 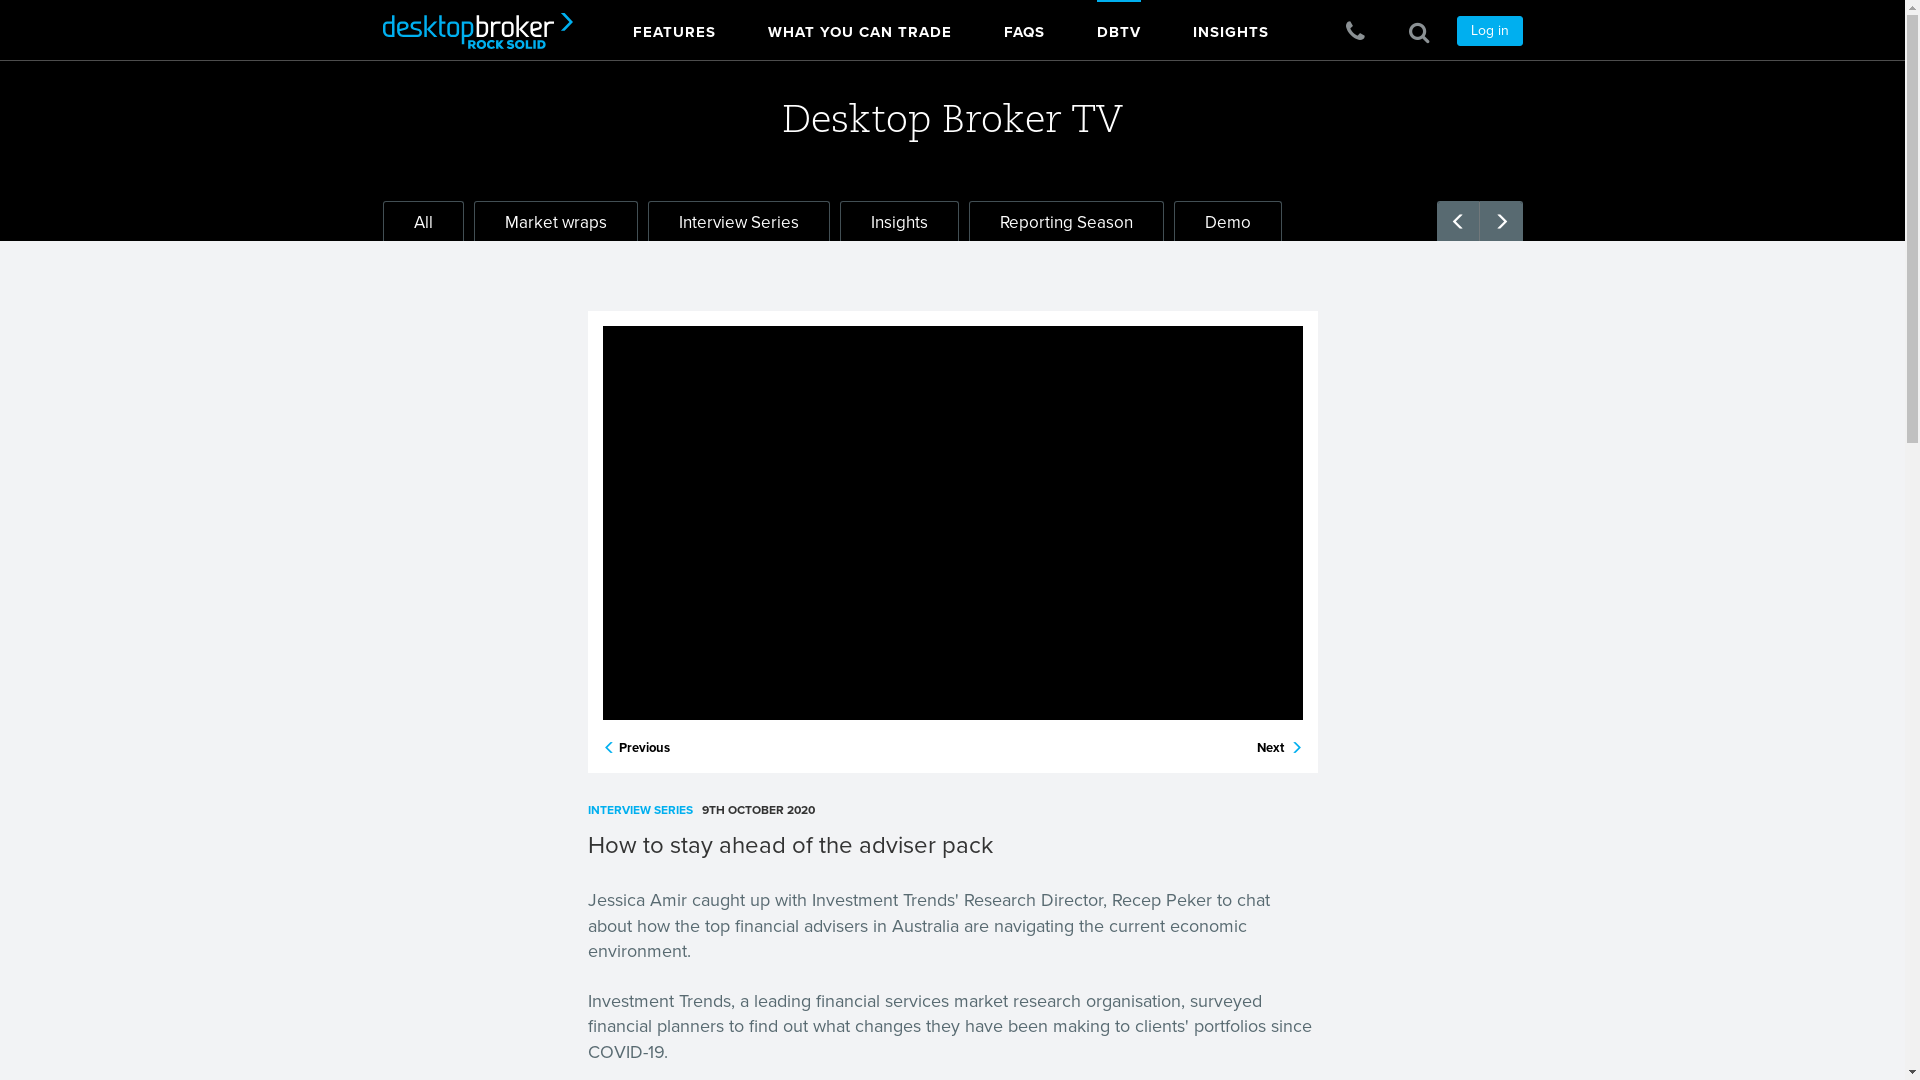 I want to click on 'Market wraps', so click(x=556, y=220).